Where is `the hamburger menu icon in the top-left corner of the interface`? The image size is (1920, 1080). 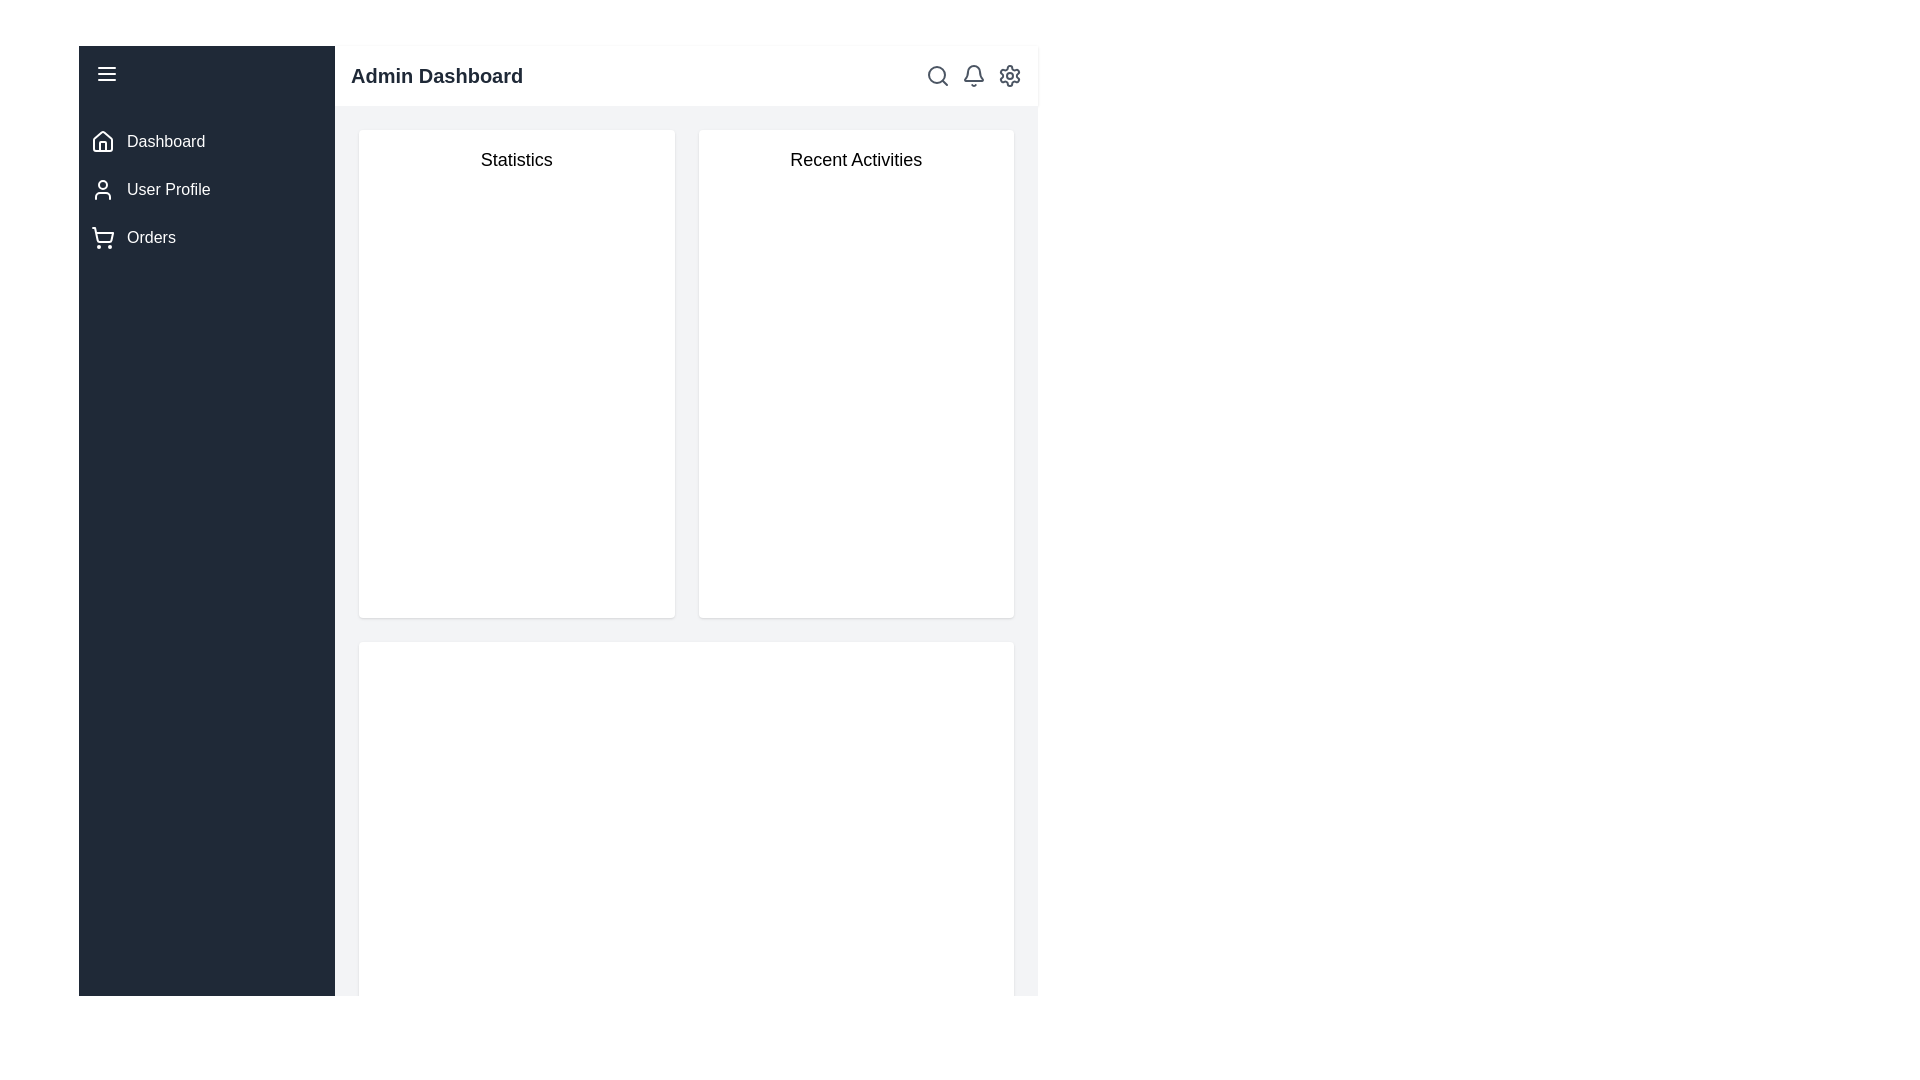 the hamburger menu icon in the top-left corner of the interface is located at coordinates (105, 72).